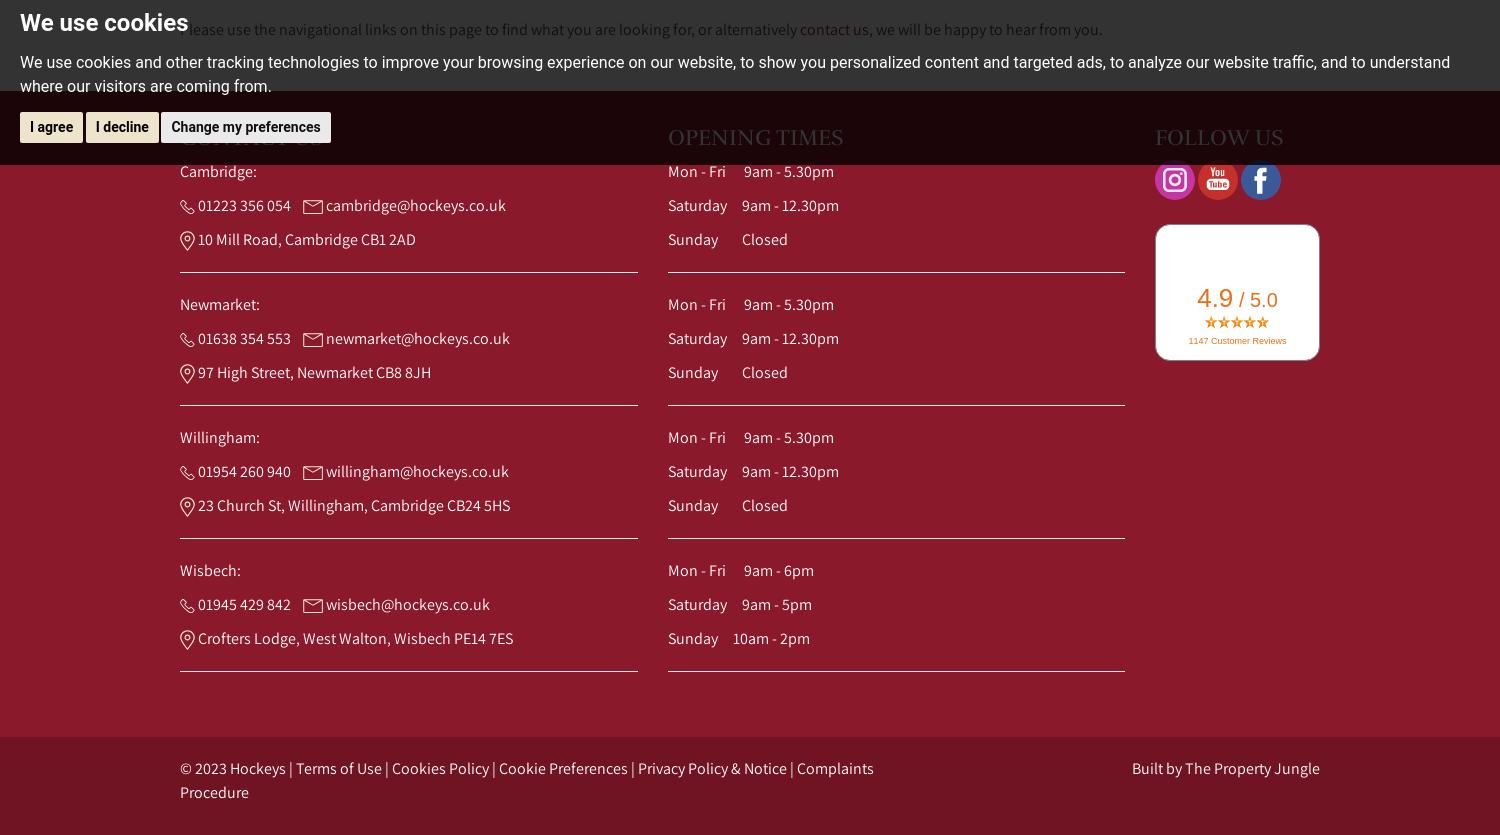  I want to click on '© 2023 Hockeys |', so click(237, 767).